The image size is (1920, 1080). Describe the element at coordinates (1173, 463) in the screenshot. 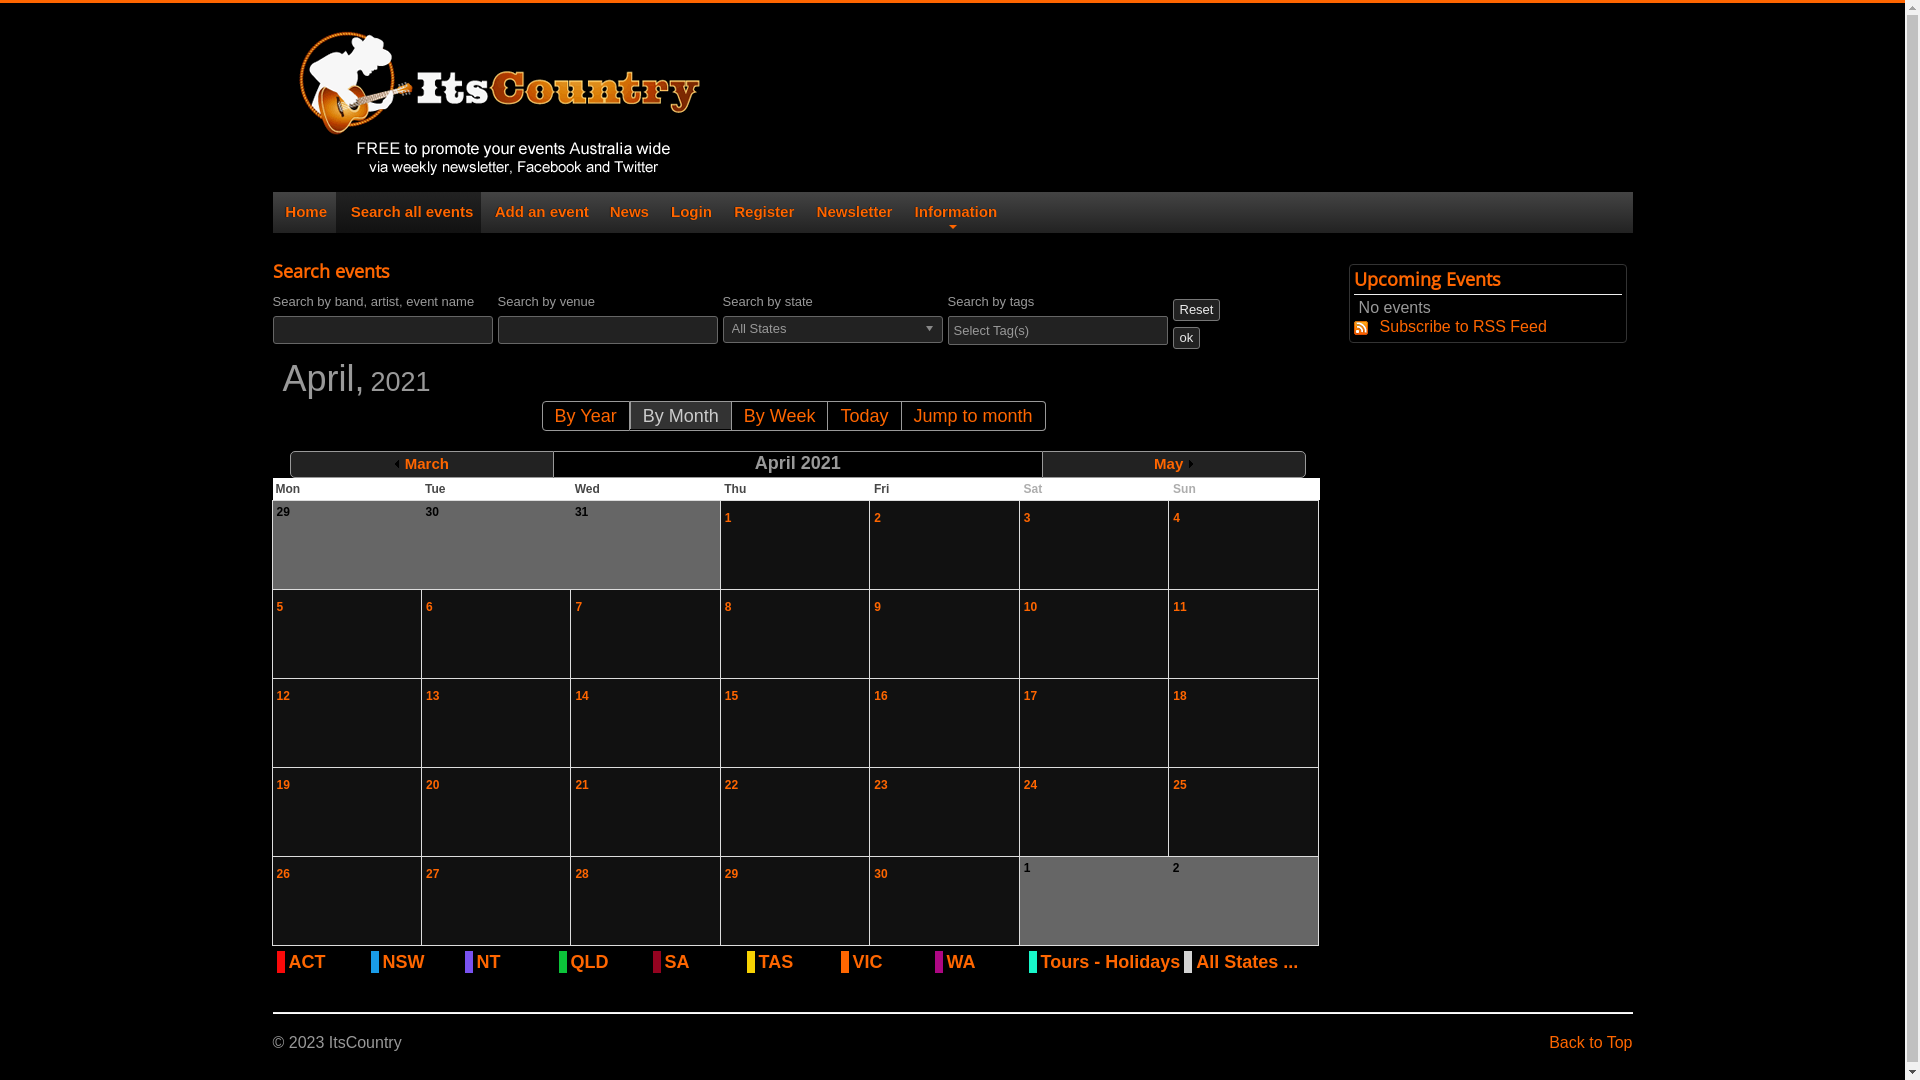

I see `'May'` at that location.